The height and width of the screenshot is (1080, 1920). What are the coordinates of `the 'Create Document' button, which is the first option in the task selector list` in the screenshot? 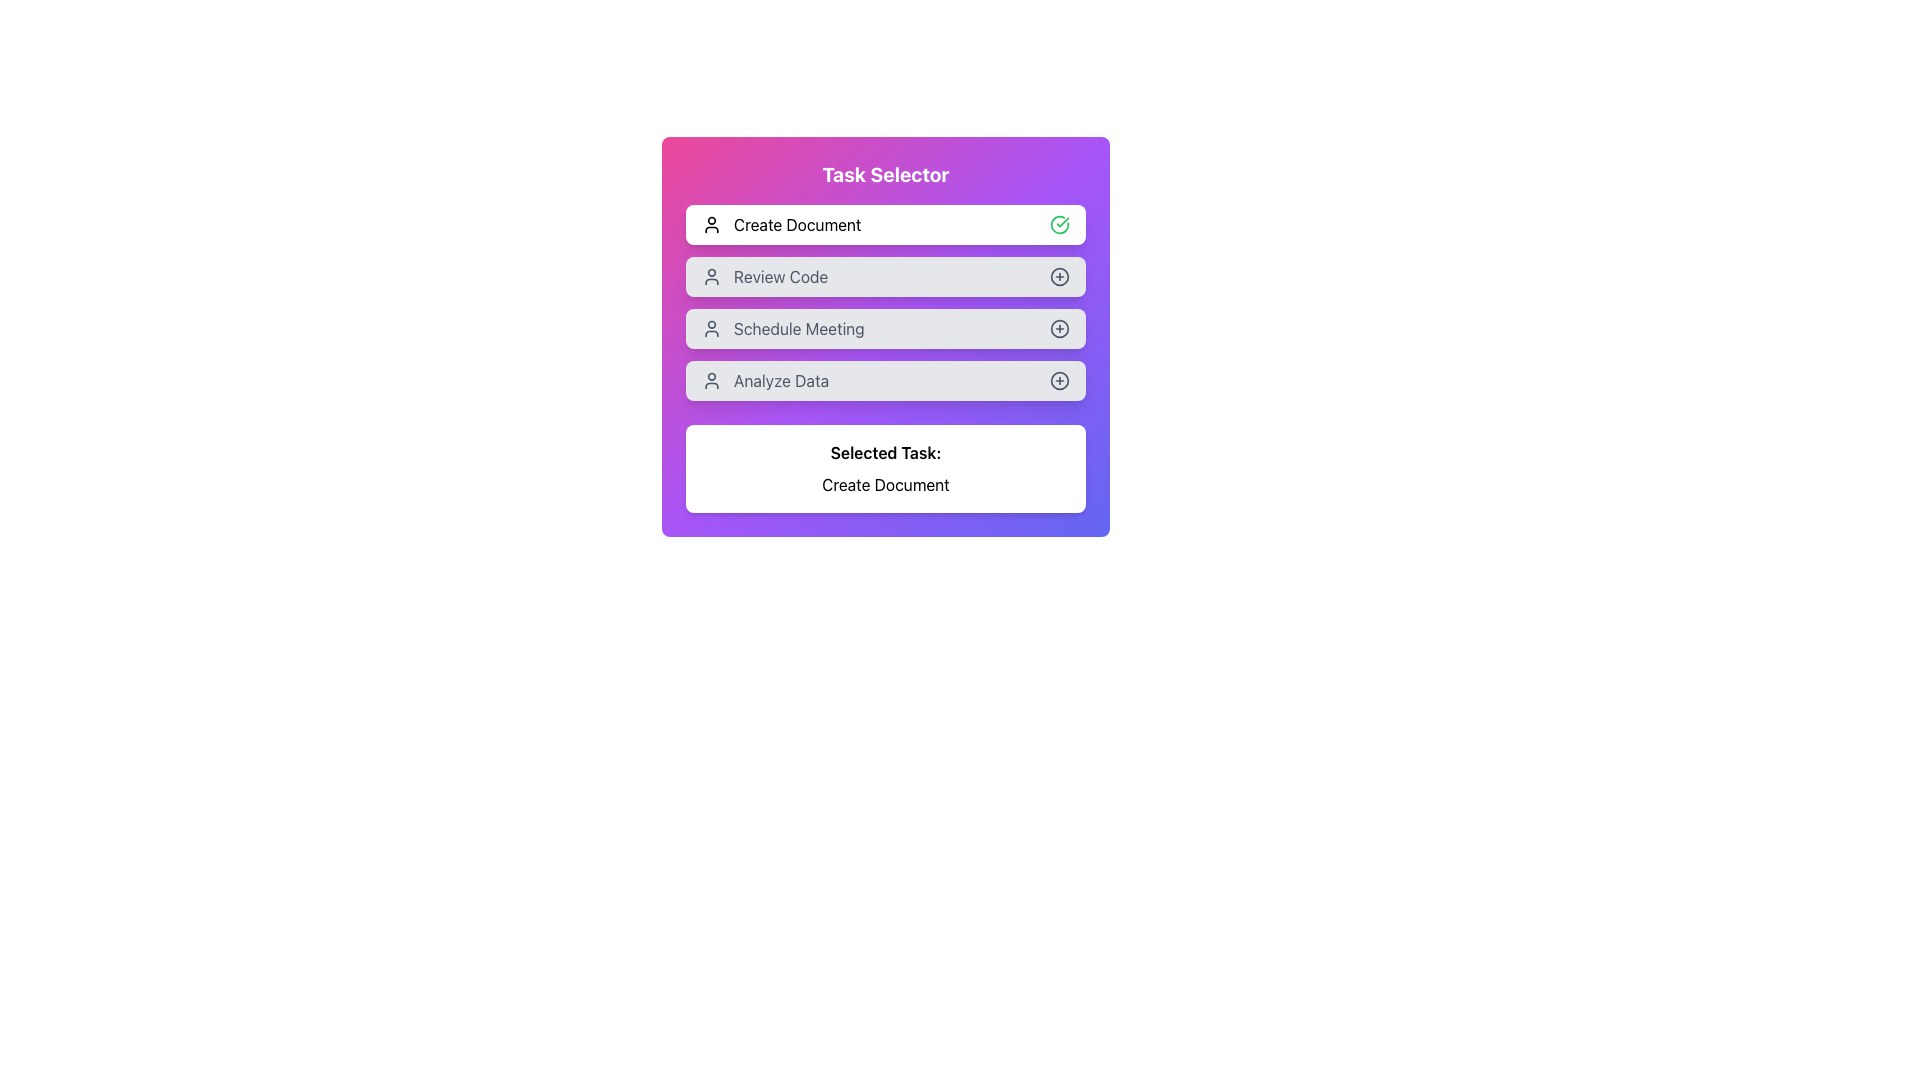 It's located at (885, 224).